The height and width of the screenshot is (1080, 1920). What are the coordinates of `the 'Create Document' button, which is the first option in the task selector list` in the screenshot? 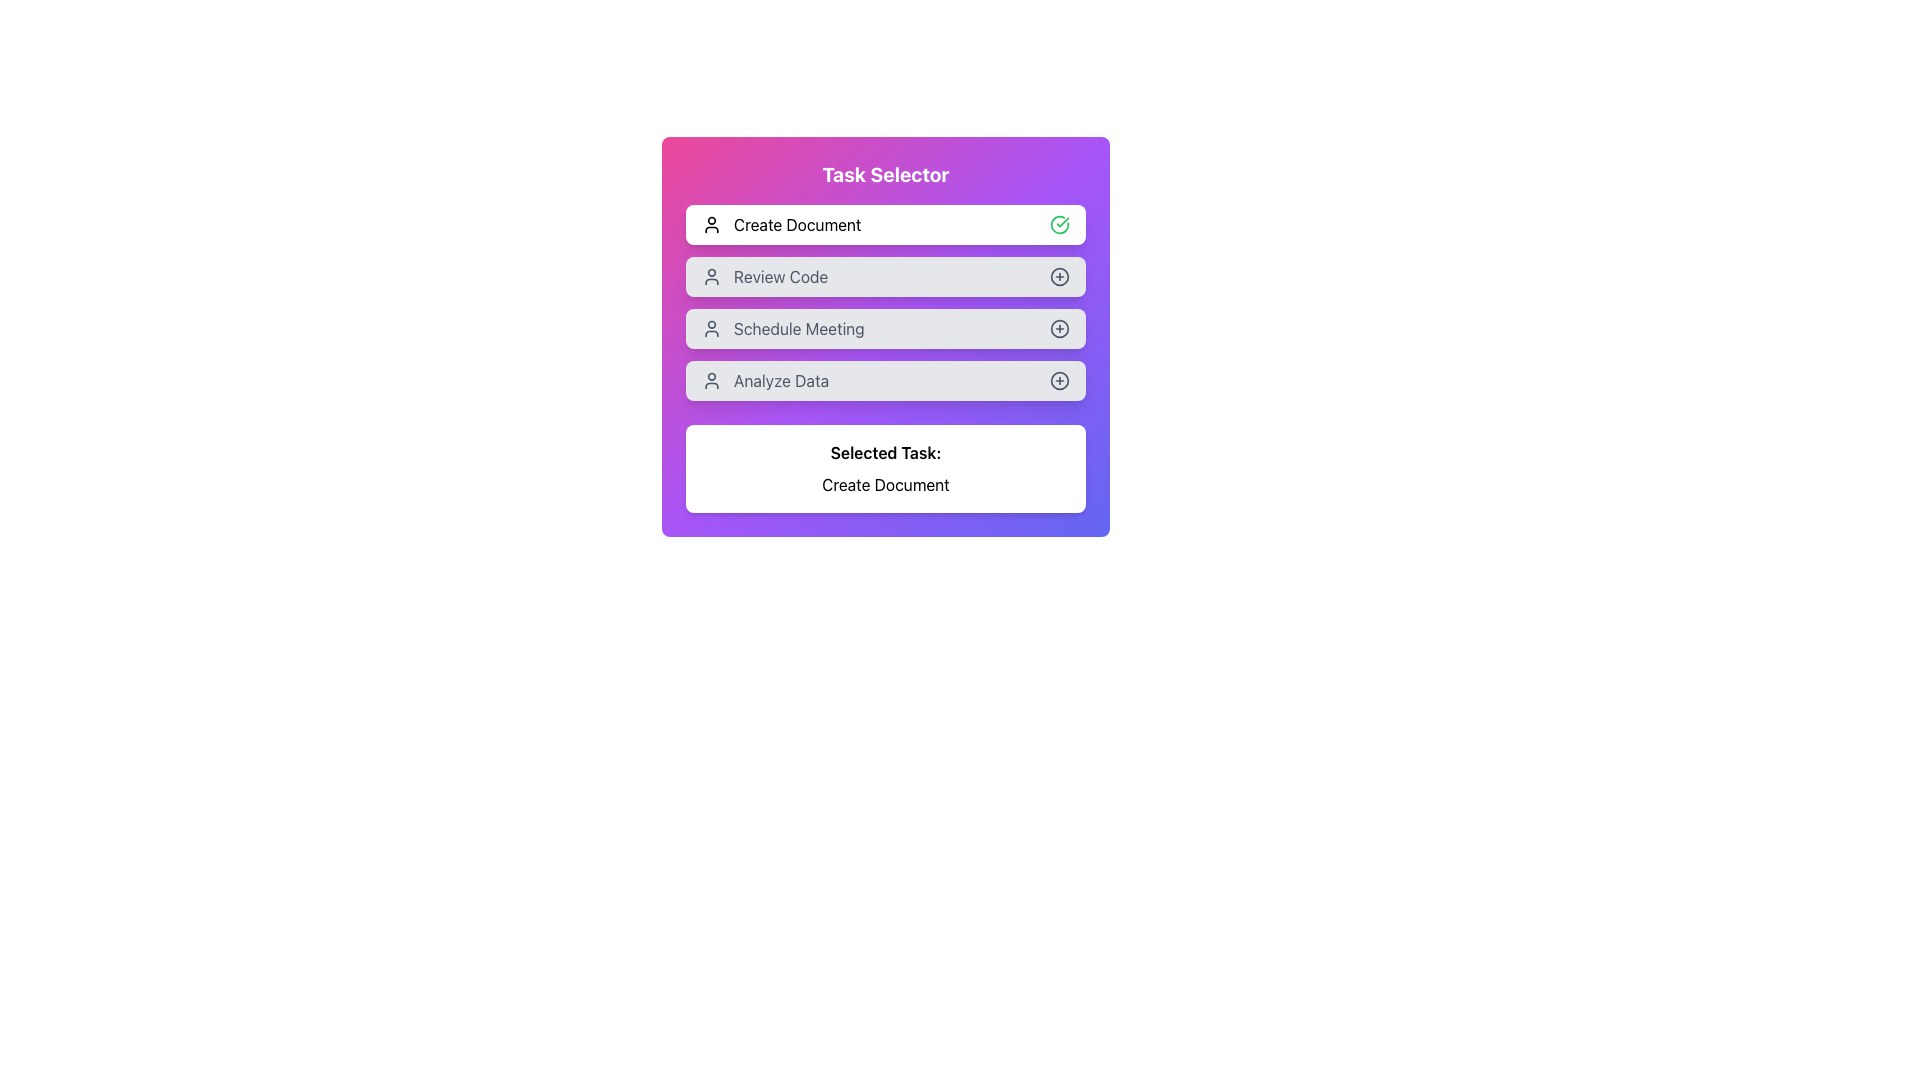 It's located at (885, 224).